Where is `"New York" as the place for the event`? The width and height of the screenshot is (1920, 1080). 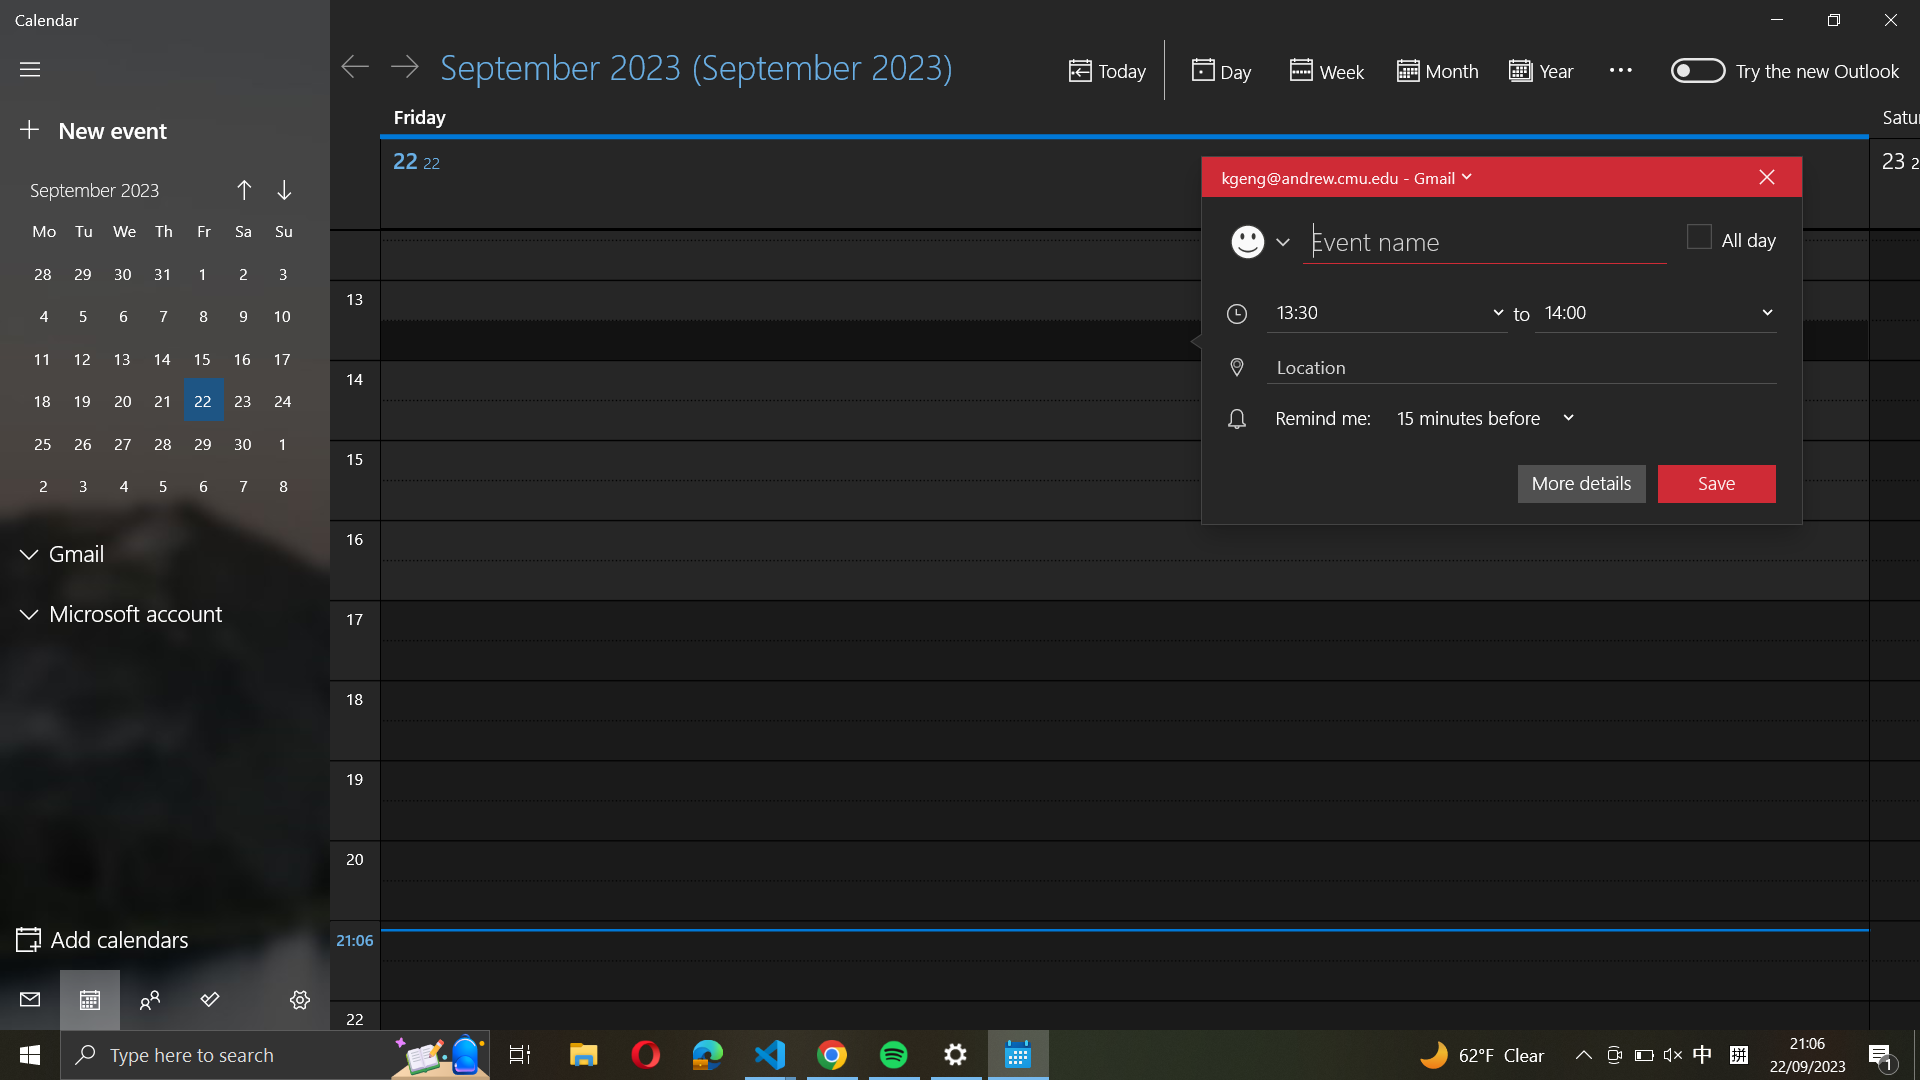 "New York" as the place for the event is located at coordinates (1517, 366).